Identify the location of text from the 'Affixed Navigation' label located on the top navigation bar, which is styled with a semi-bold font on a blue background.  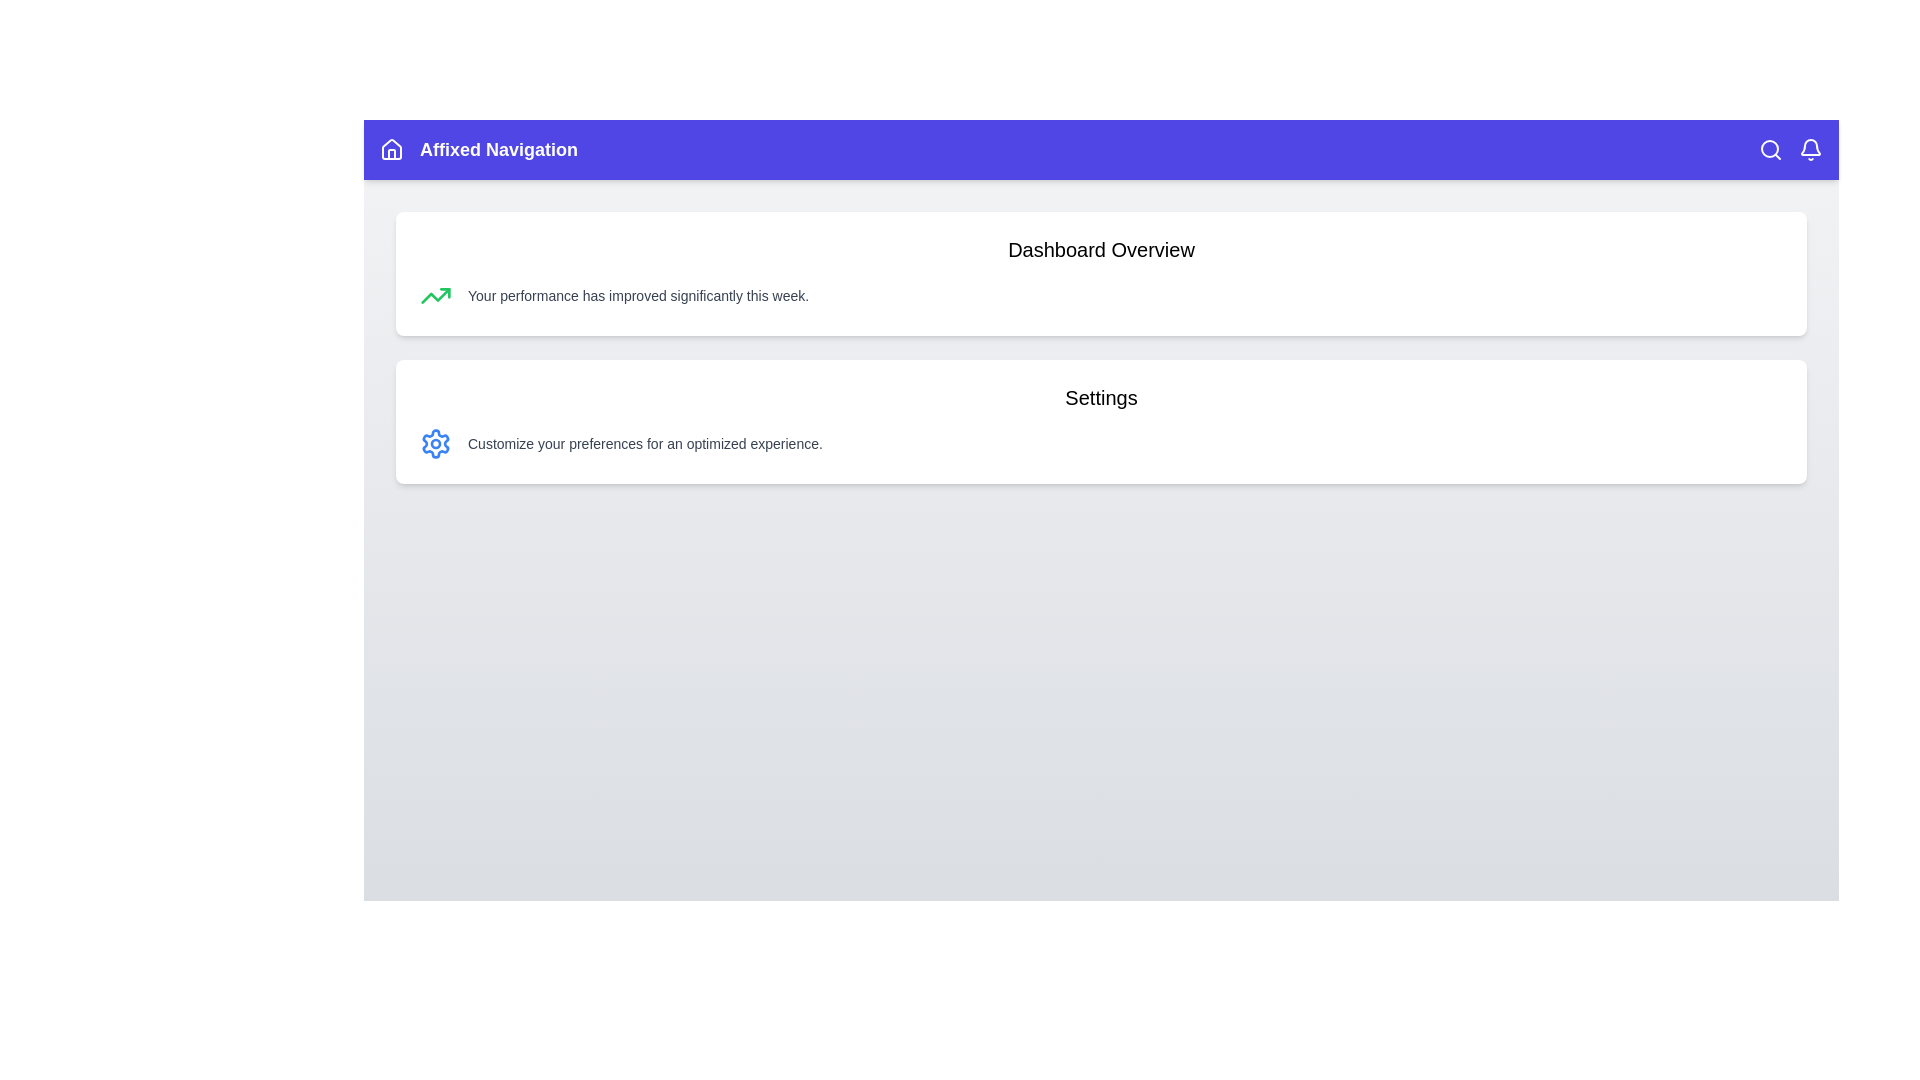
(499, 149).